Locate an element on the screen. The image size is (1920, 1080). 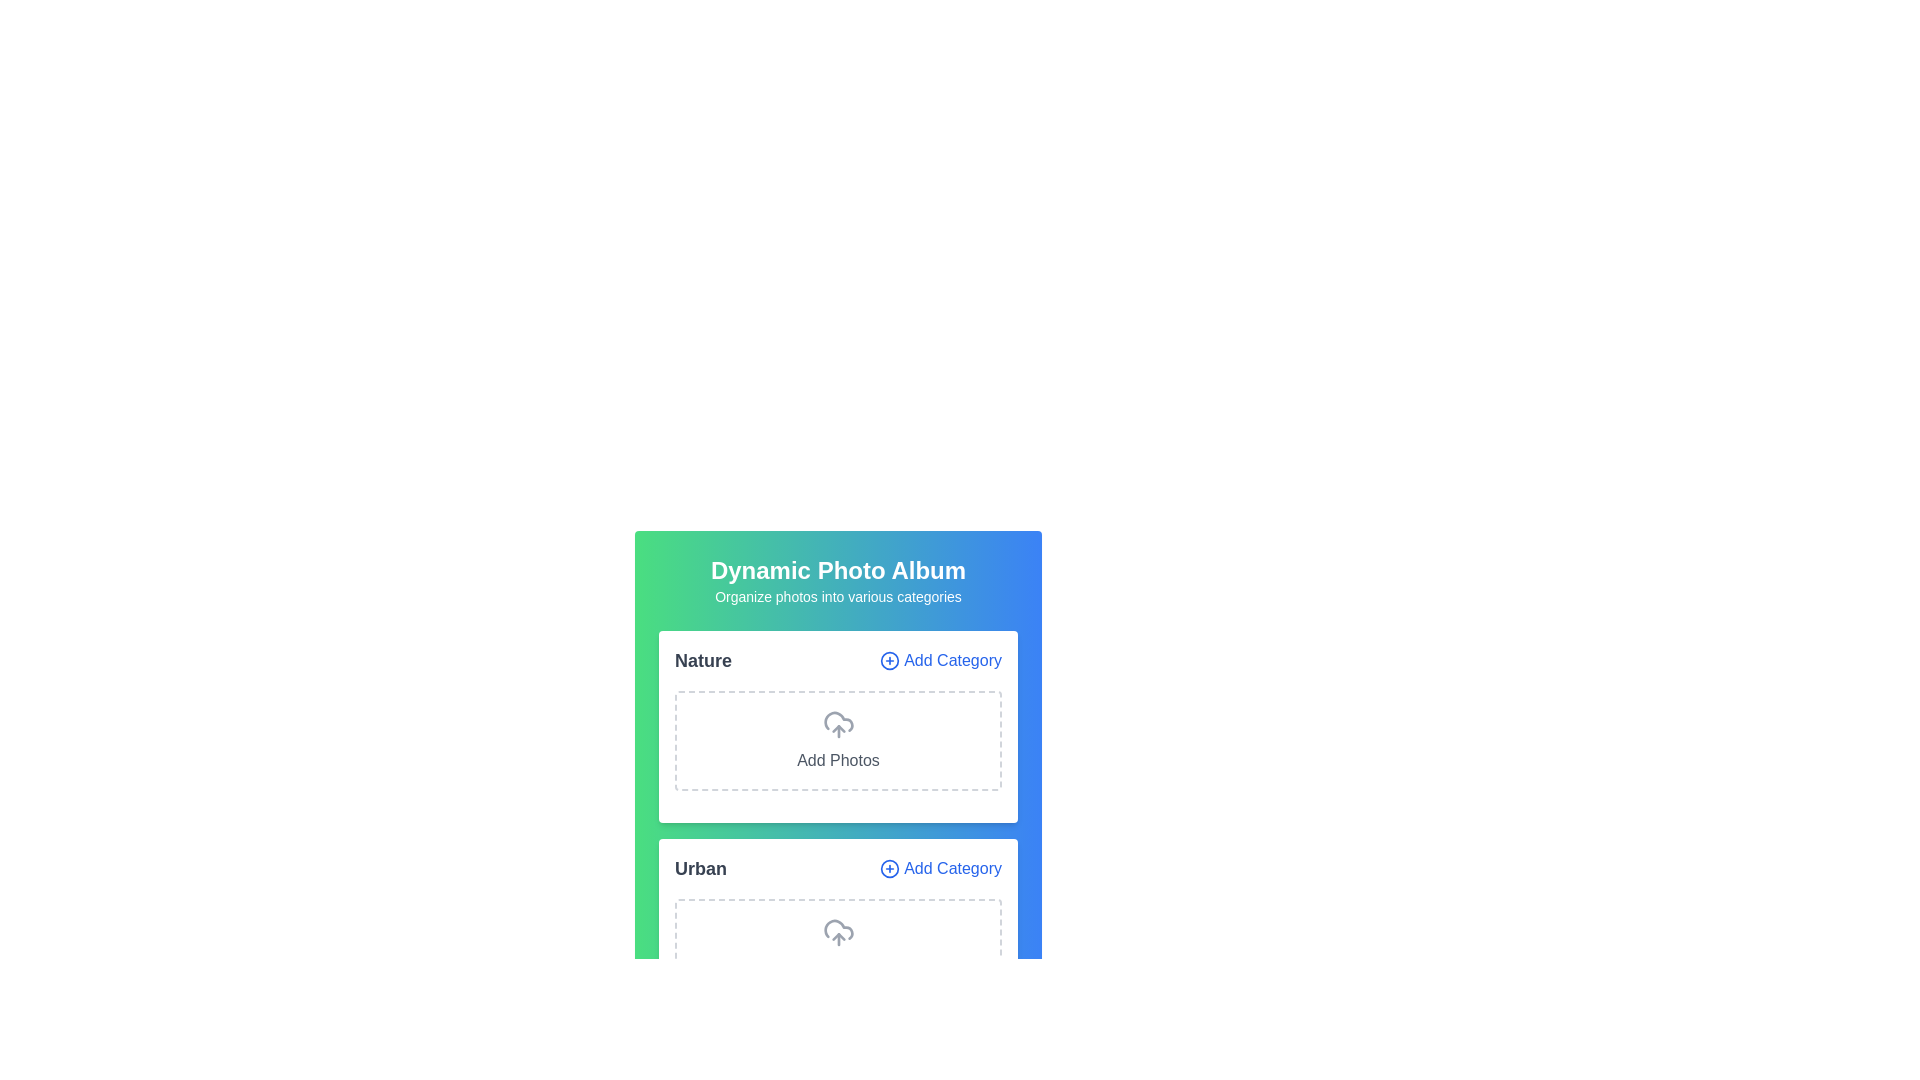
the center of the interactive upload area, which is a rectangular box with dashed borders and the text 'Add Photos', to potentially open a file selector is located at coordinates (838, 947).